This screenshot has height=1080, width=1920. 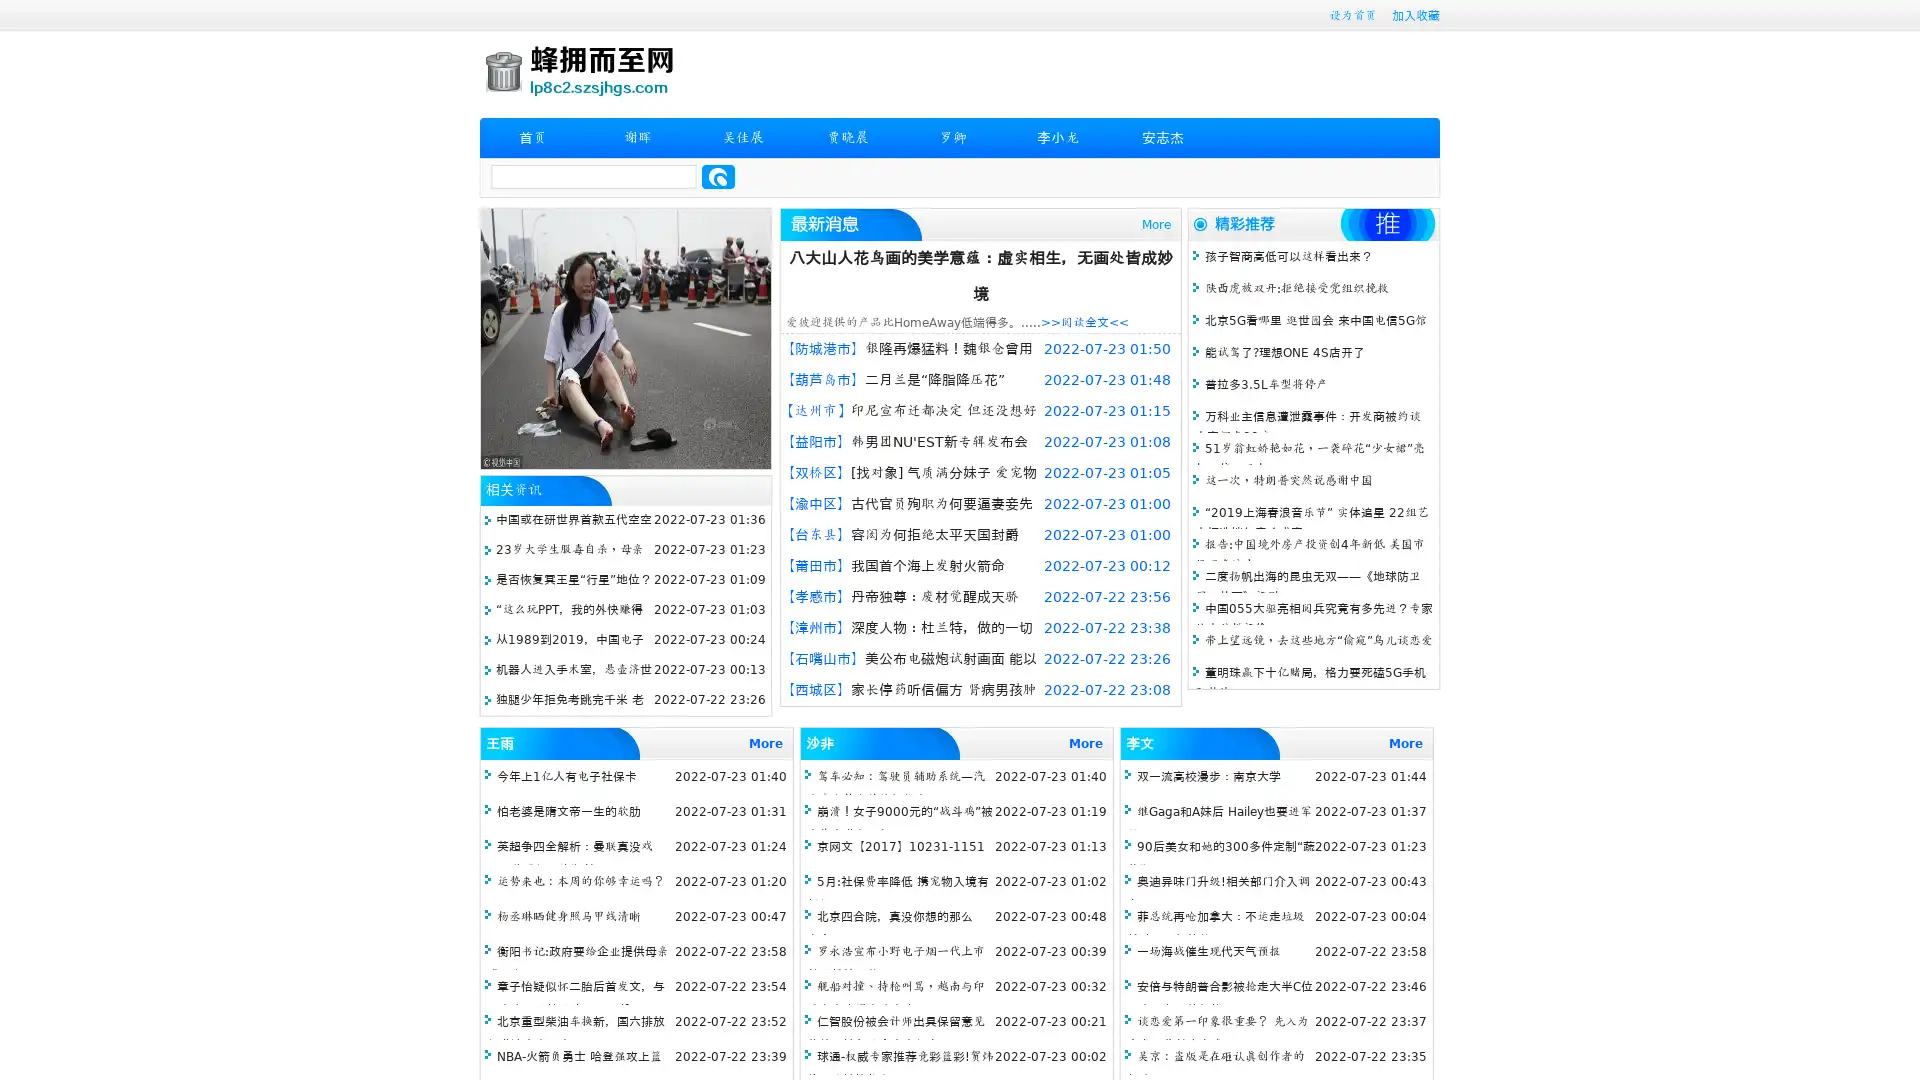 I want to click on Search, so click(x=718, y=176).